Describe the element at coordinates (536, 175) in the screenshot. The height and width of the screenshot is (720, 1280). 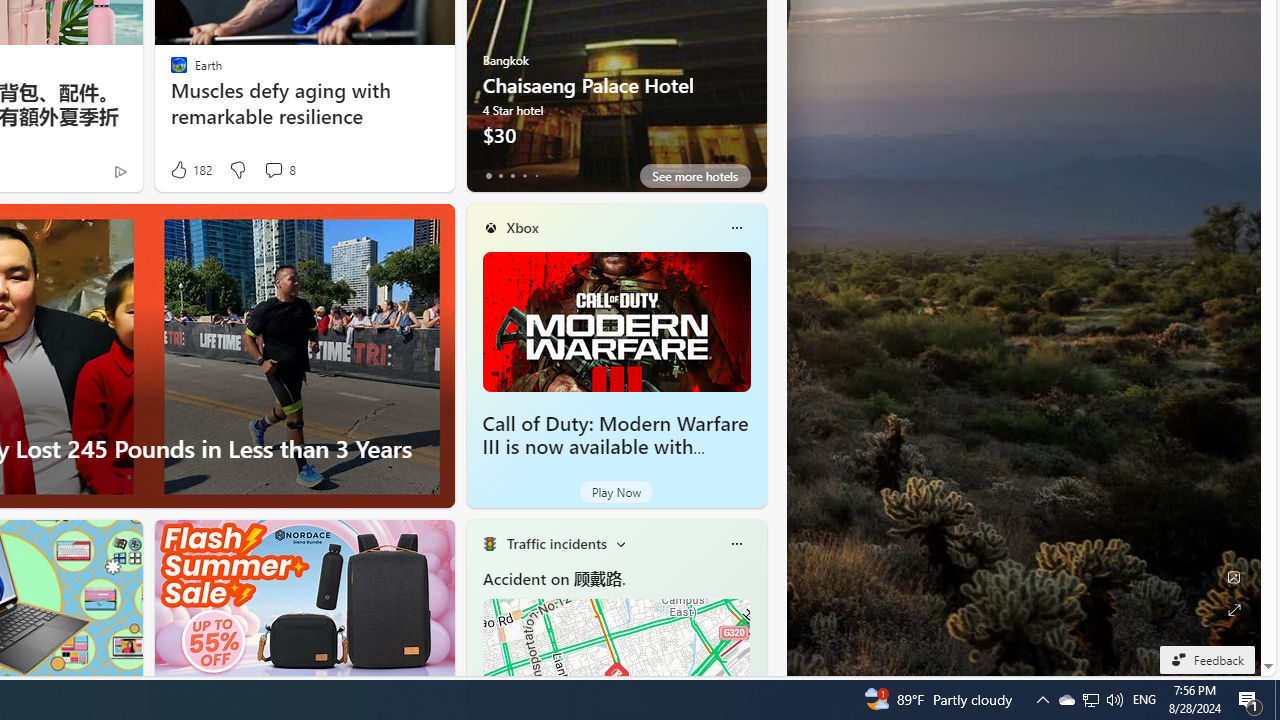
I see `'tab-4'` at that location.